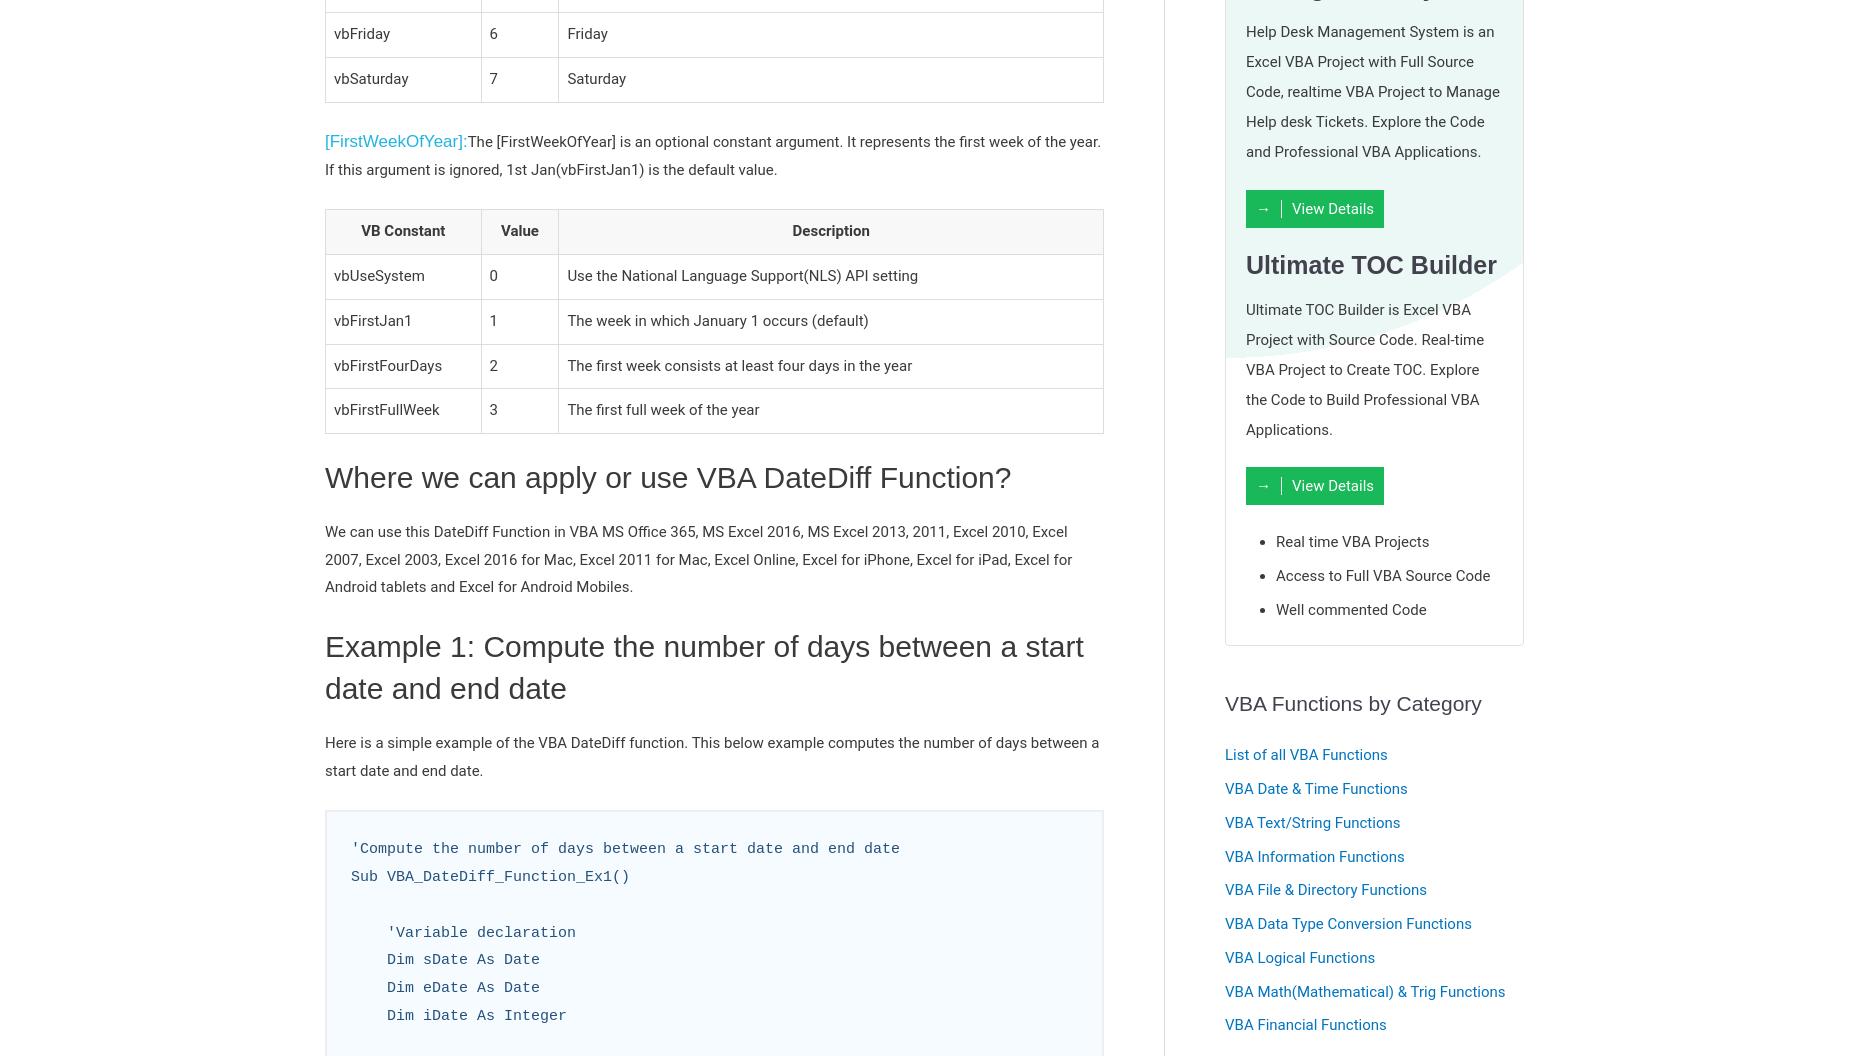 The image size is (1850, 1056). What do you see at coordinates (493, 363) in the screenshot?
I see `'2'` at bounding box center [493, 363].